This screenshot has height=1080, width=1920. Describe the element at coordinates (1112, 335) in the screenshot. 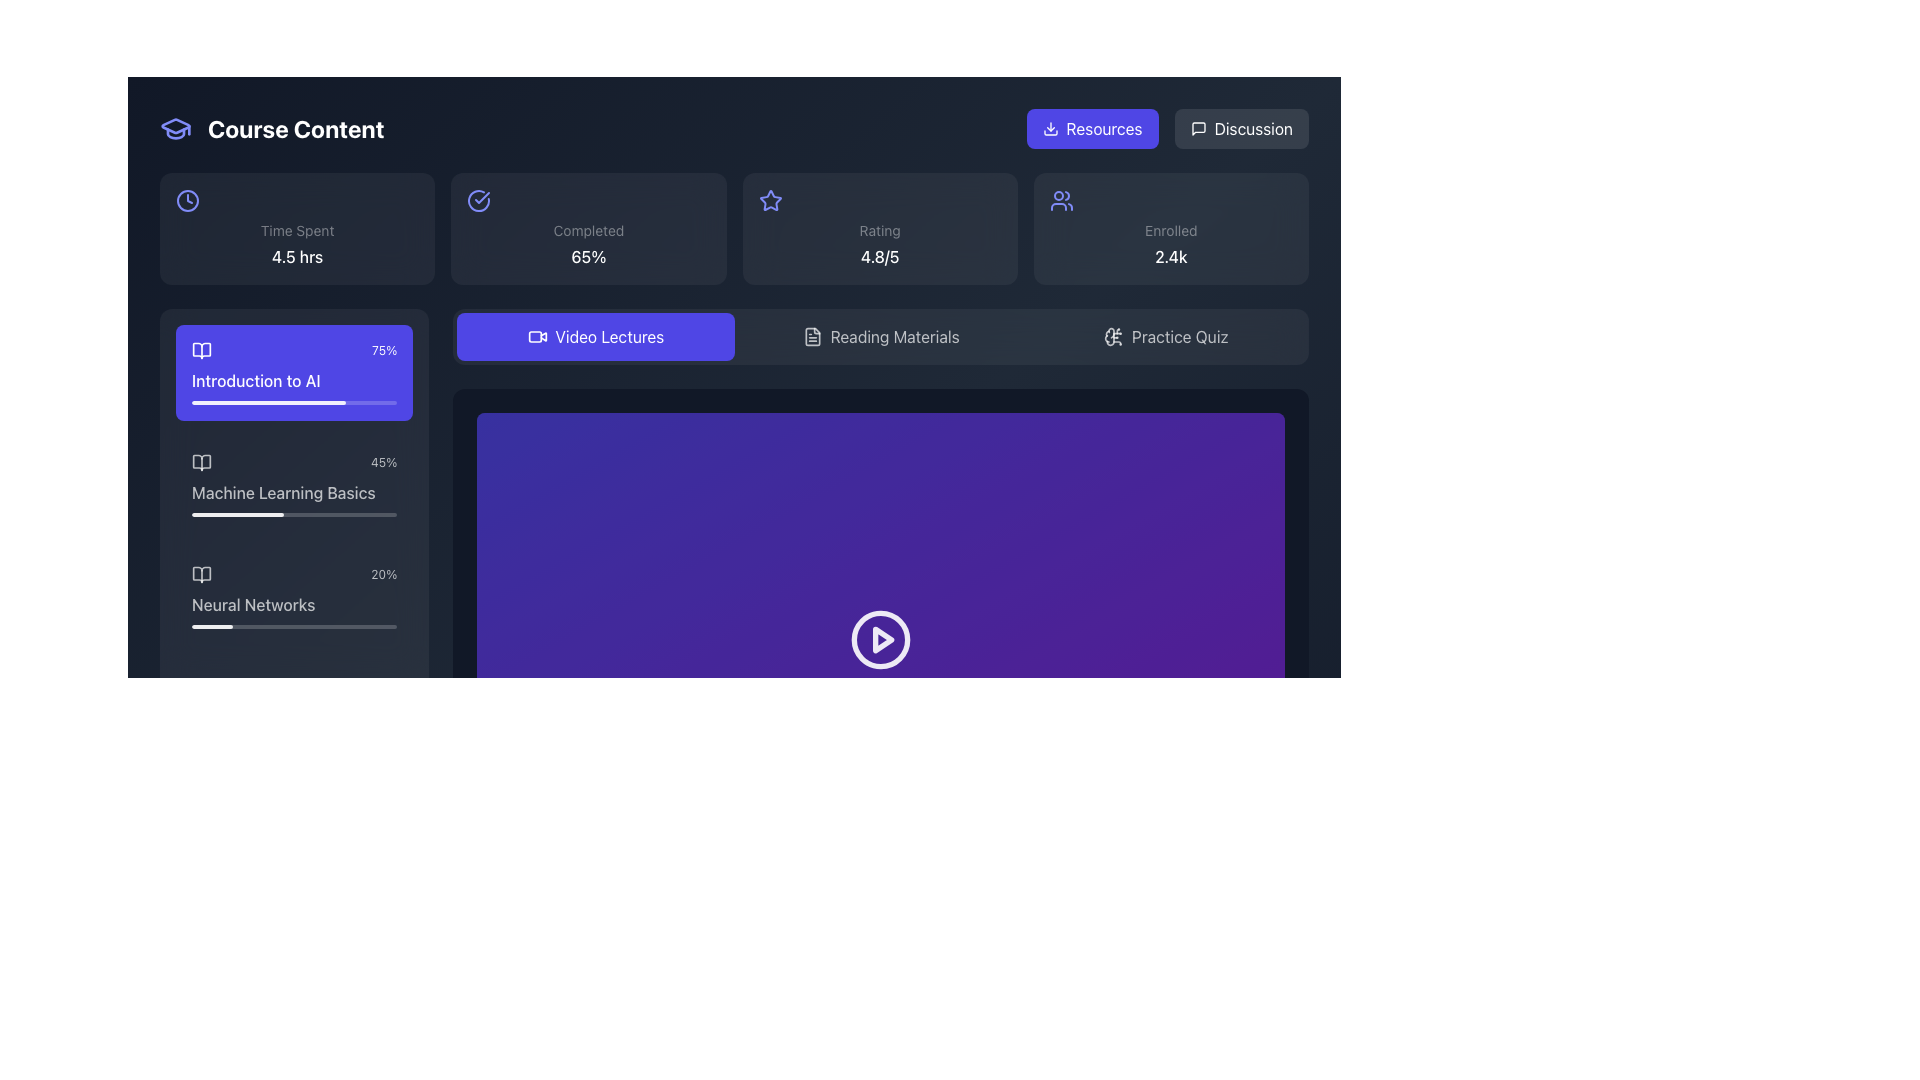

I see `the icon that visually identifies the 'Practice Quiz' feature, located to the left of the text label within the 'Practice Quiz' button in the top-right panel` at that location.